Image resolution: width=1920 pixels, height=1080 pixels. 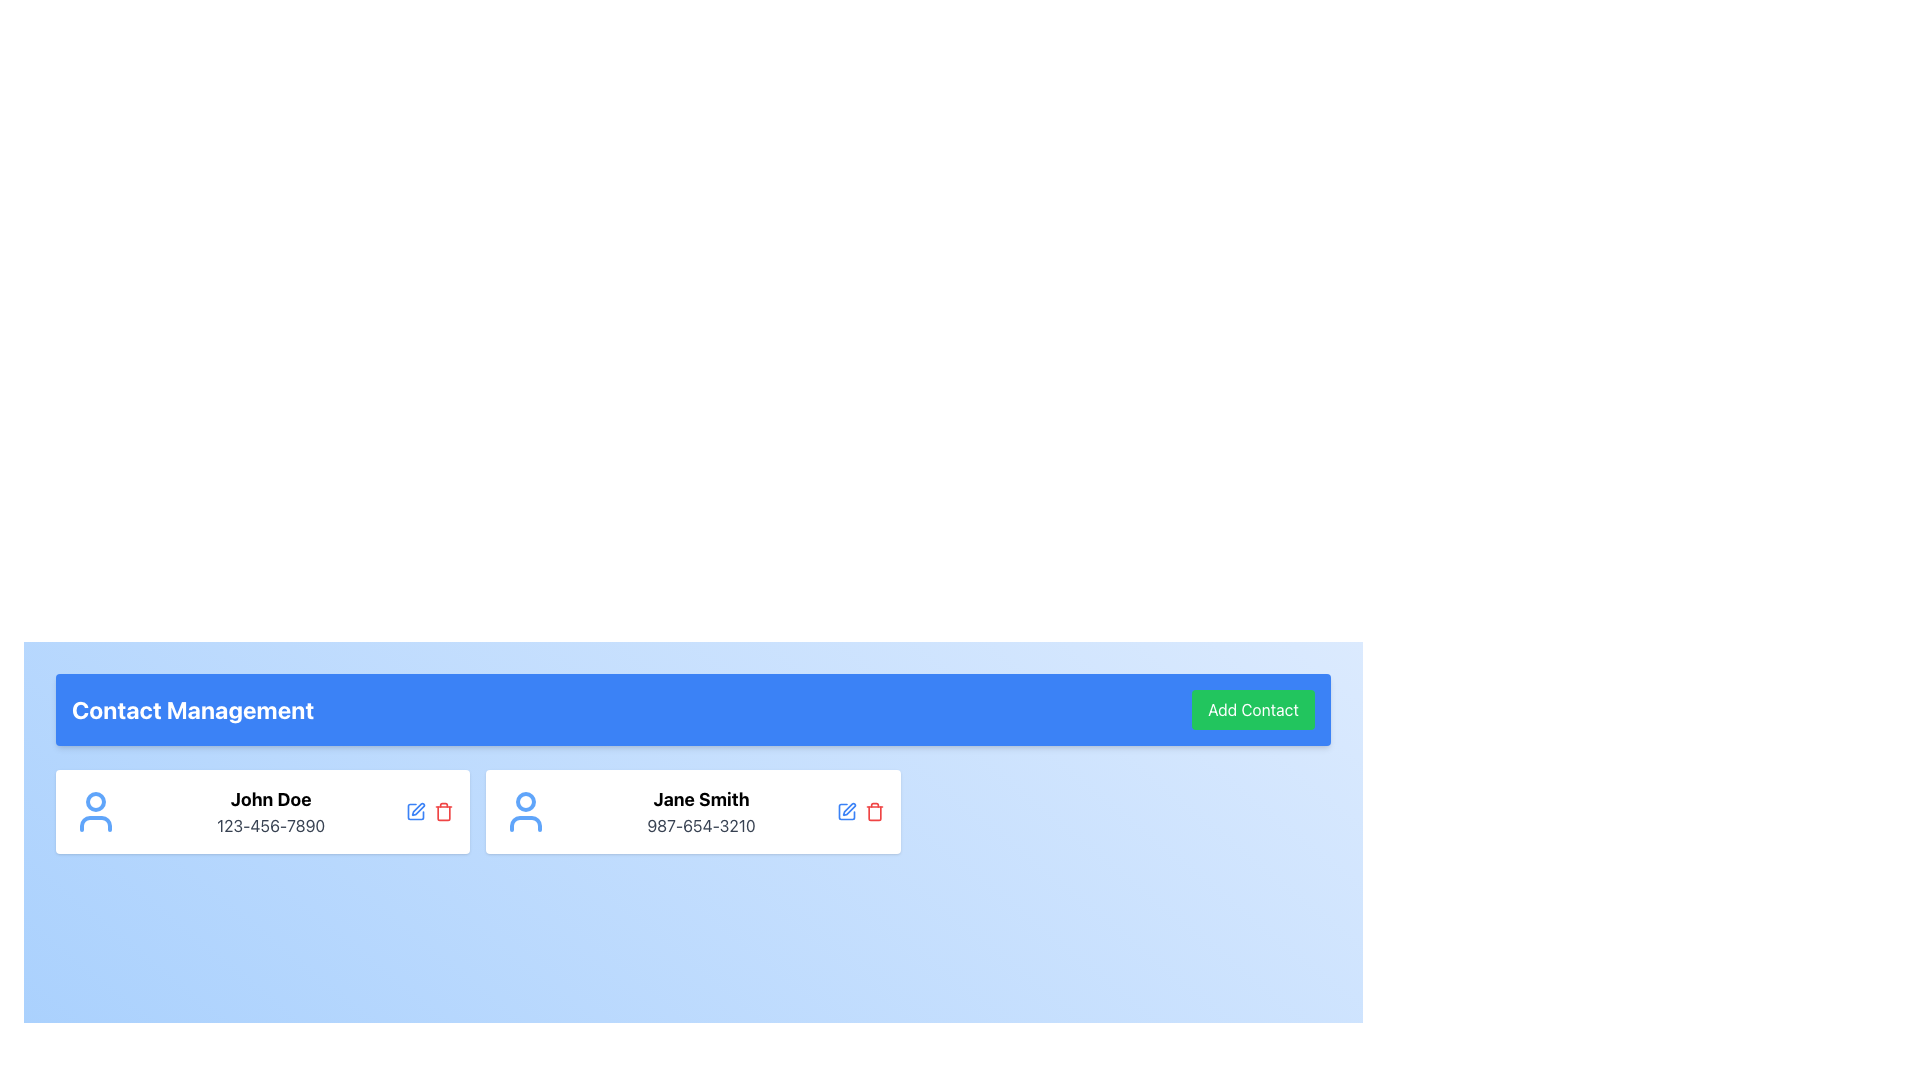 I want to click on text label displaying 'John Doe' which is prominently styled within the contact information card located under 'Contact Management', so click(x=270, y=798).